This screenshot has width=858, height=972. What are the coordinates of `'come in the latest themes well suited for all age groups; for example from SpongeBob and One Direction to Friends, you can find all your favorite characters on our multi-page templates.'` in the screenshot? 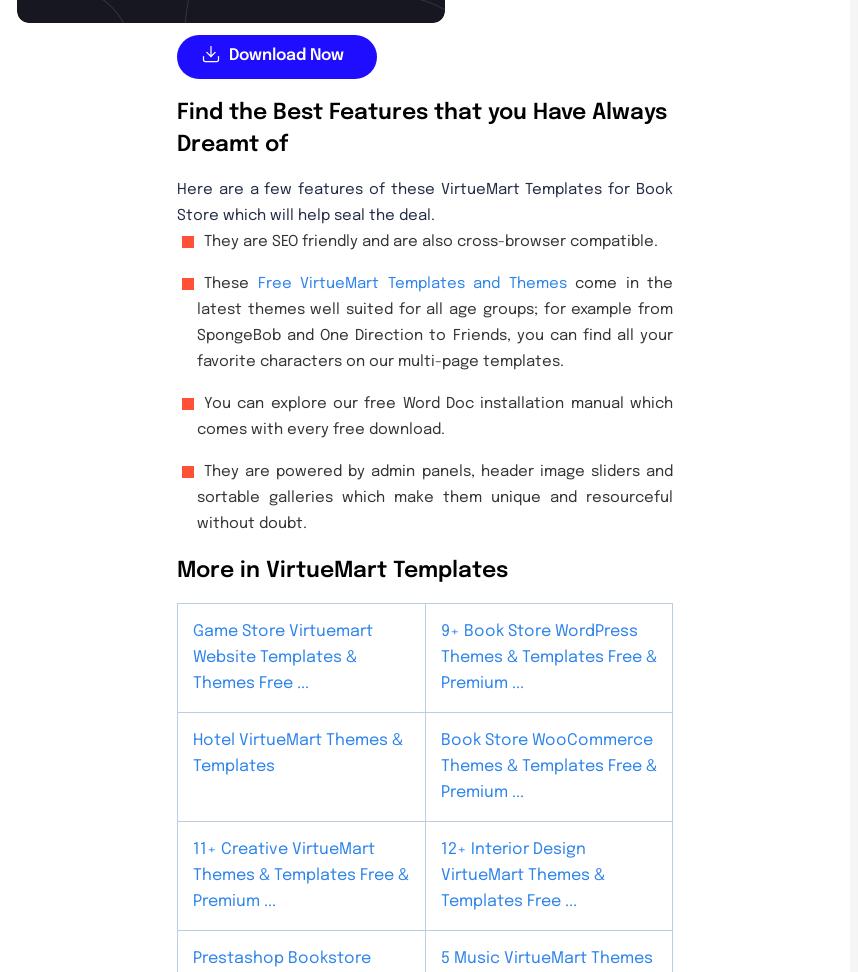 It's located at (435, 321).